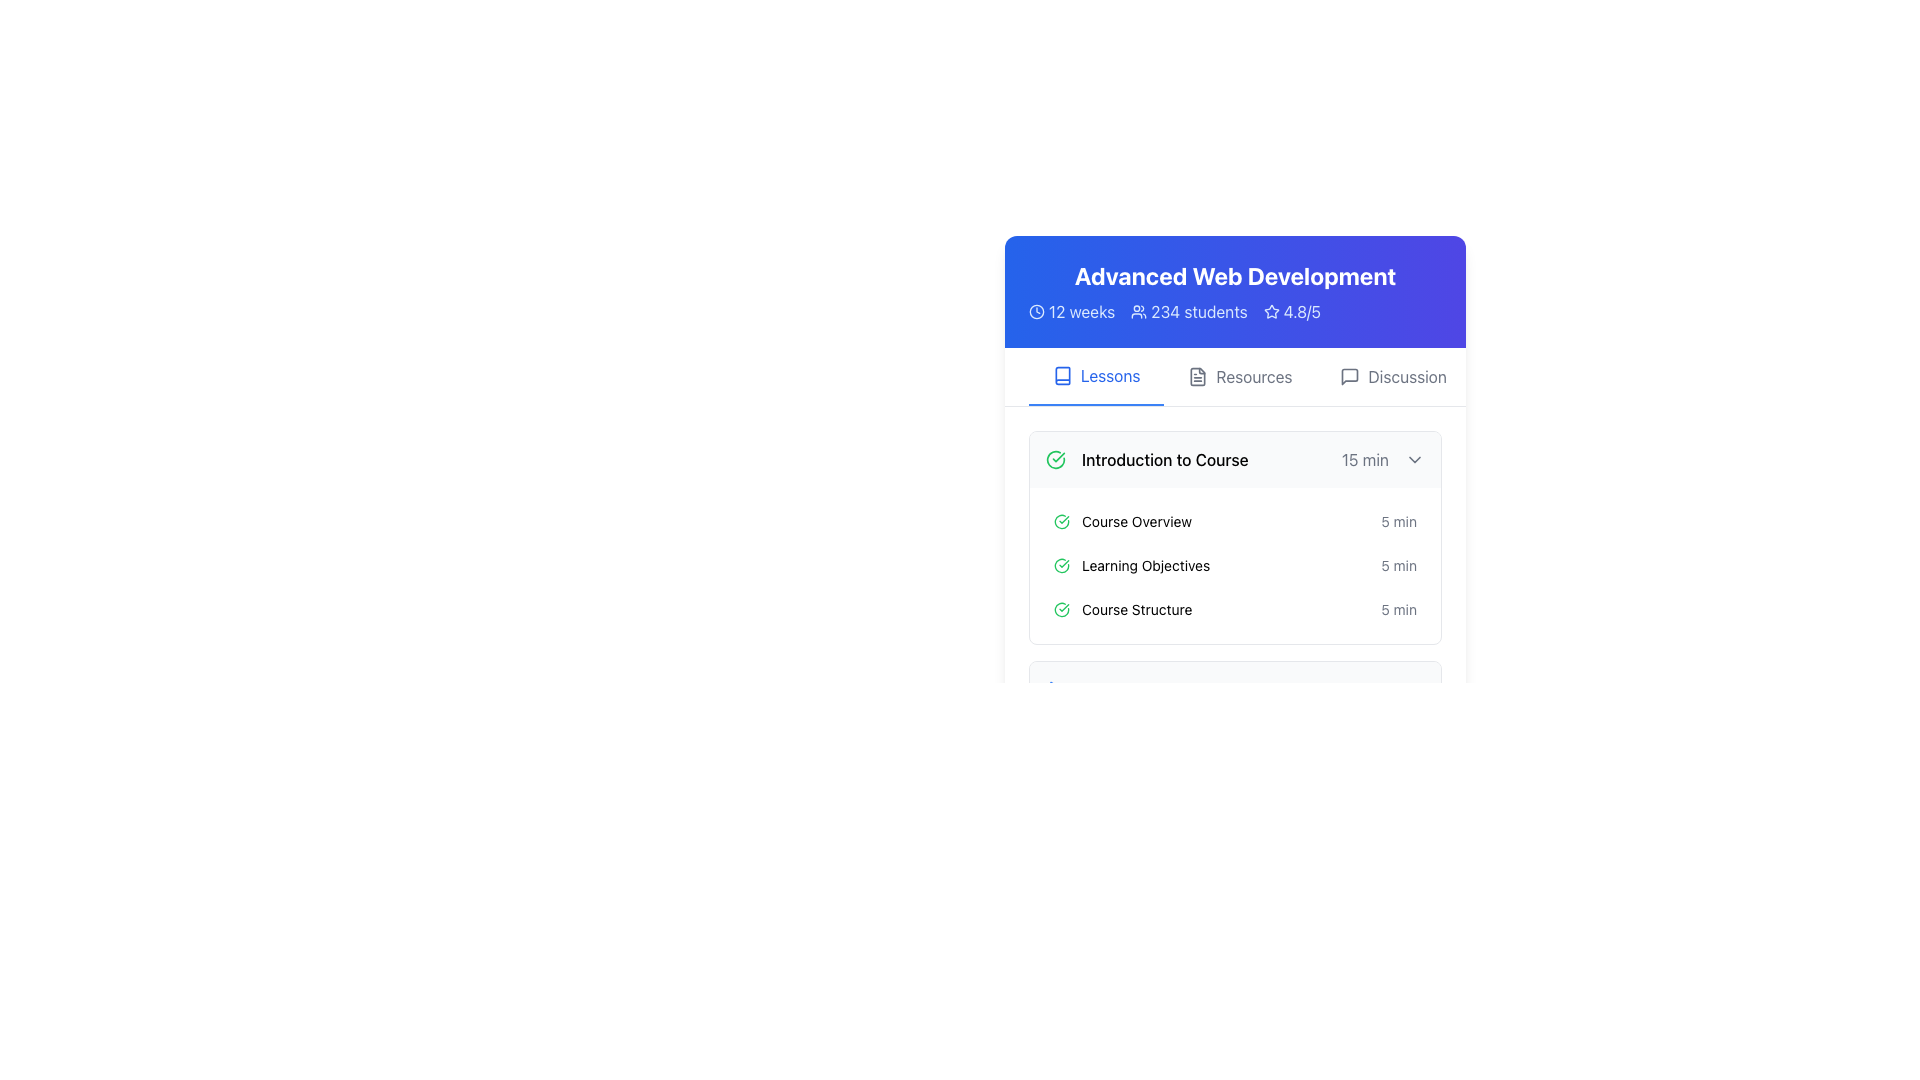 This screenshot has width=1920, height=1080. I want to click on the 'Learning Objectives' text label, which is styled in a small font and positioned to the right of a small green circle icon with a checkmark, indicating completion, so click(1146, 566).